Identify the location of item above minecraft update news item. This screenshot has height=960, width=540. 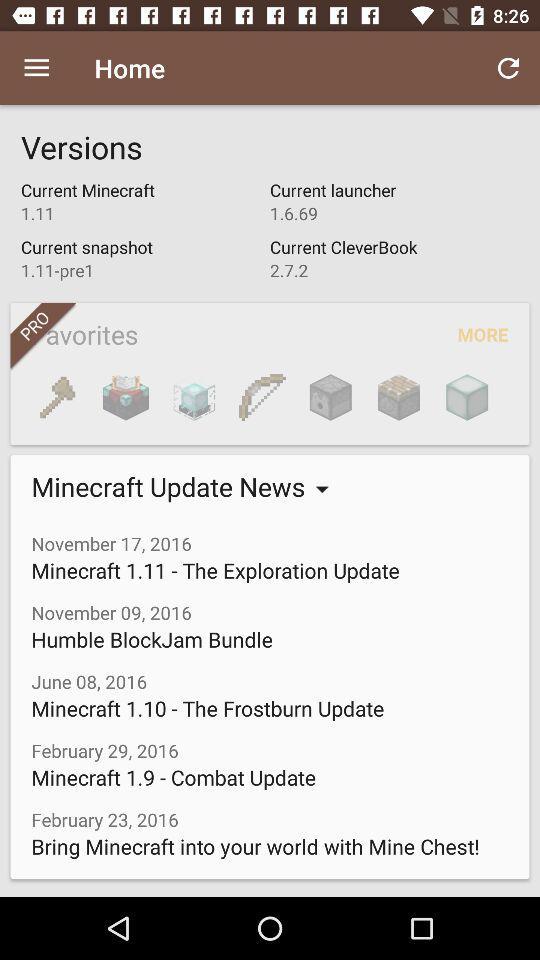
(330, 396).